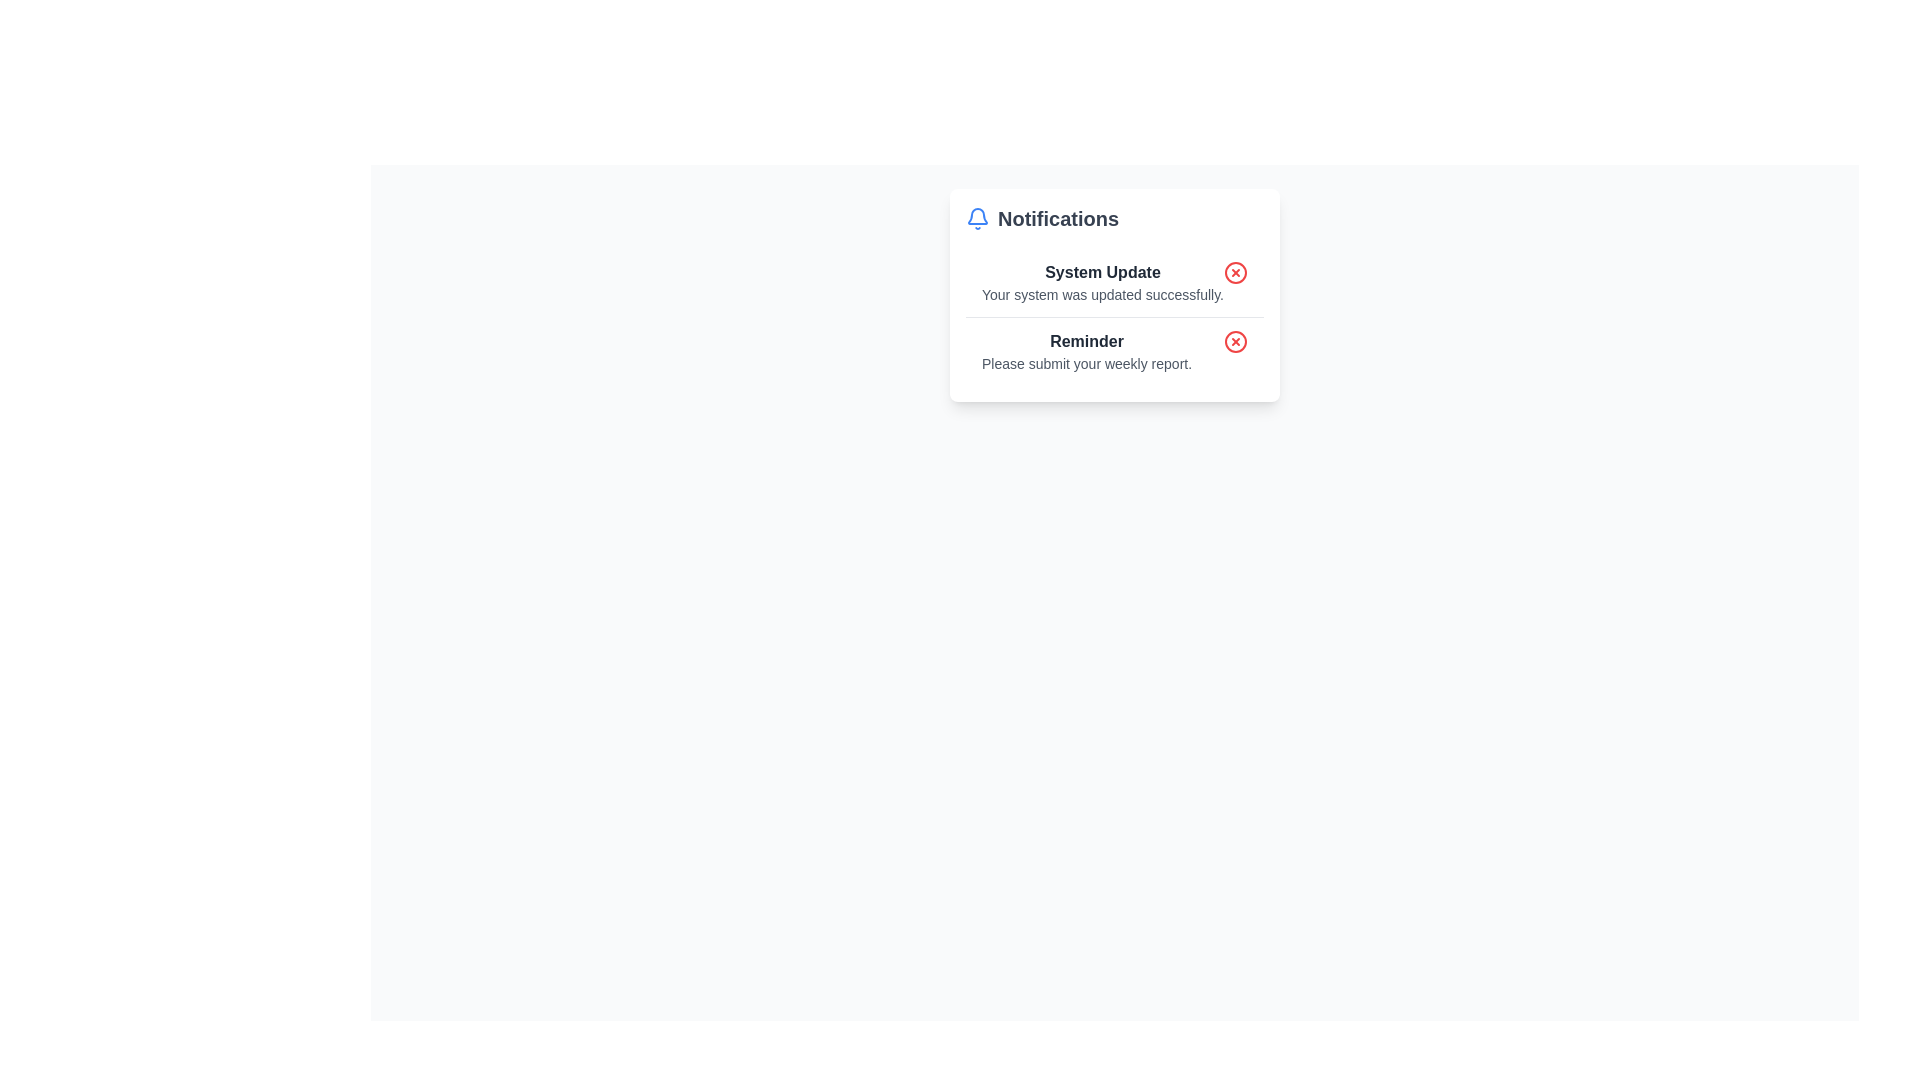  I want to click on the text label that serves as a header for the notification section, located at the top left corner of the notification card, aligned to the left of the heading text 'Notifications', so click(1041, 219).